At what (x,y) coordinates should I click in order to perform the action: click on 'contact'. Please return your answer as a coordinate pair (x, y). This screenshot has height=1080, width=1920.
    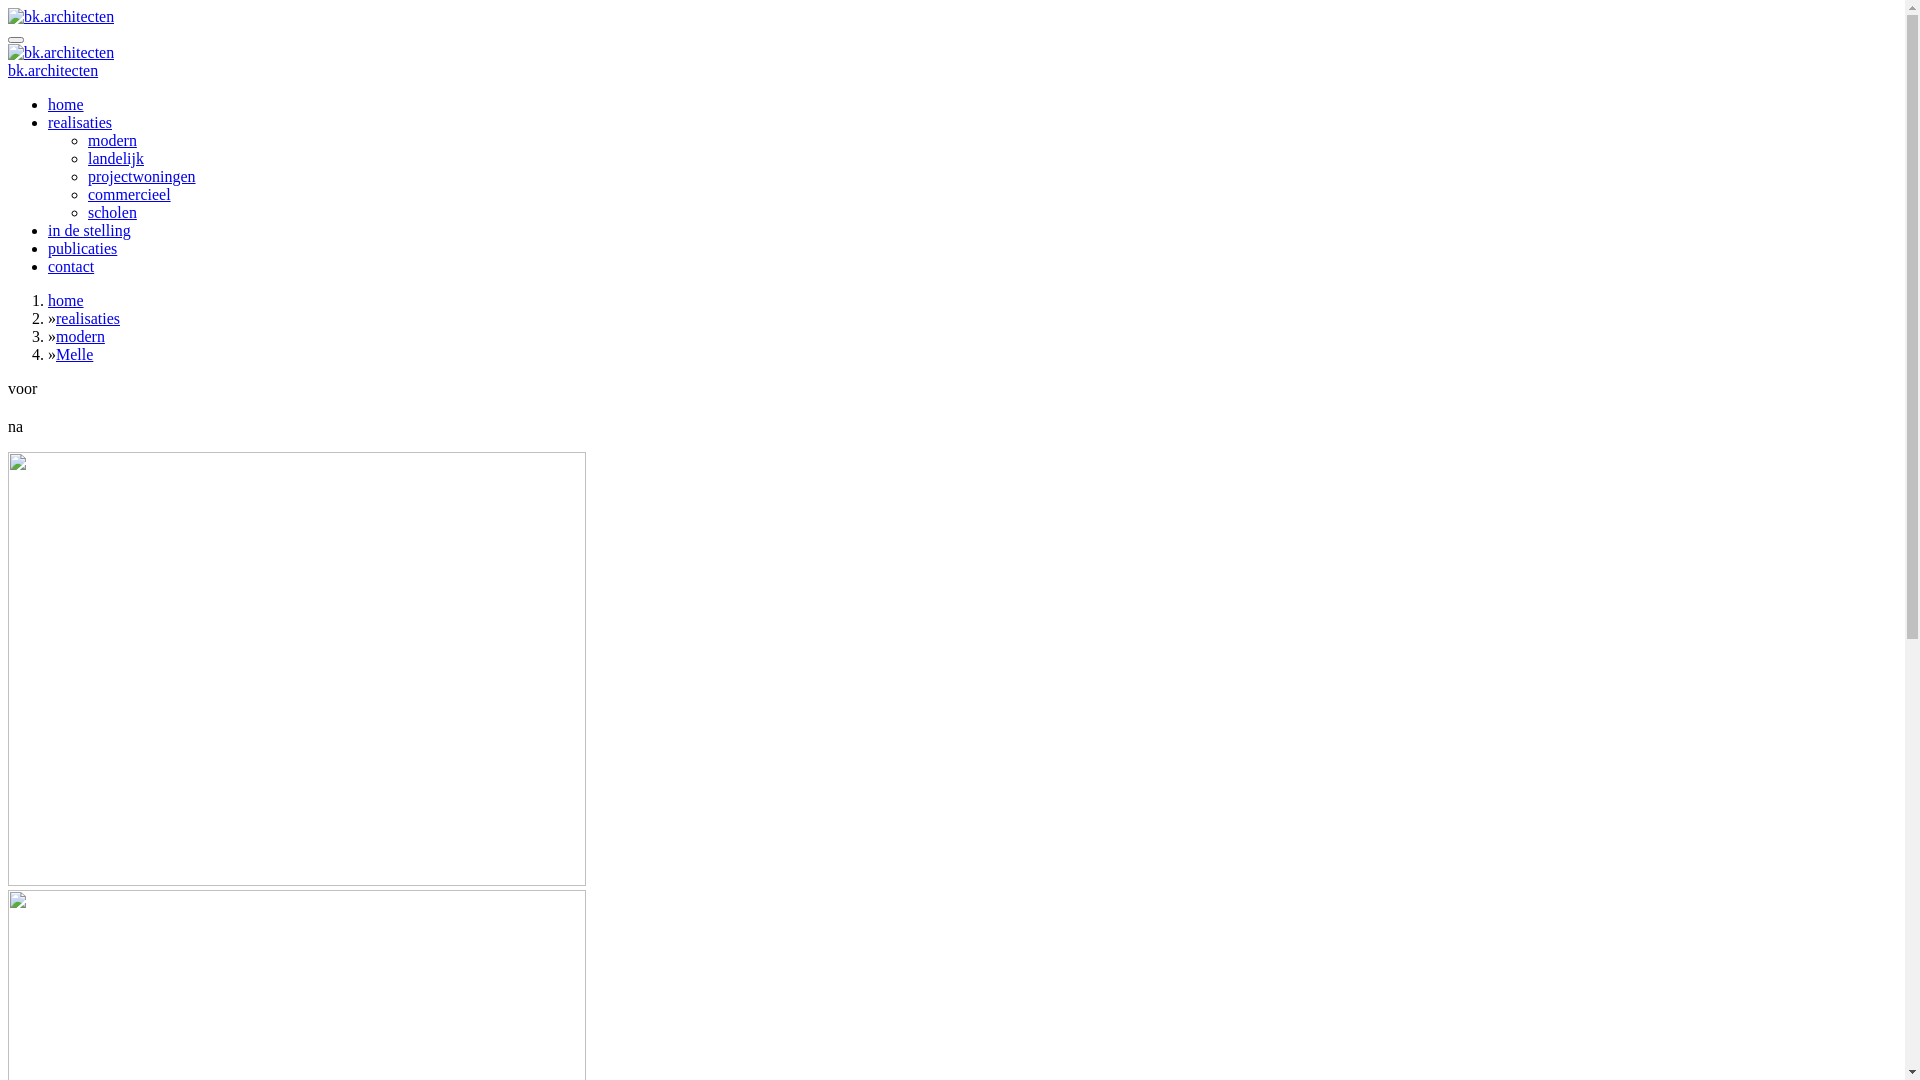
    Looking at the image, I should click on (71, 265).